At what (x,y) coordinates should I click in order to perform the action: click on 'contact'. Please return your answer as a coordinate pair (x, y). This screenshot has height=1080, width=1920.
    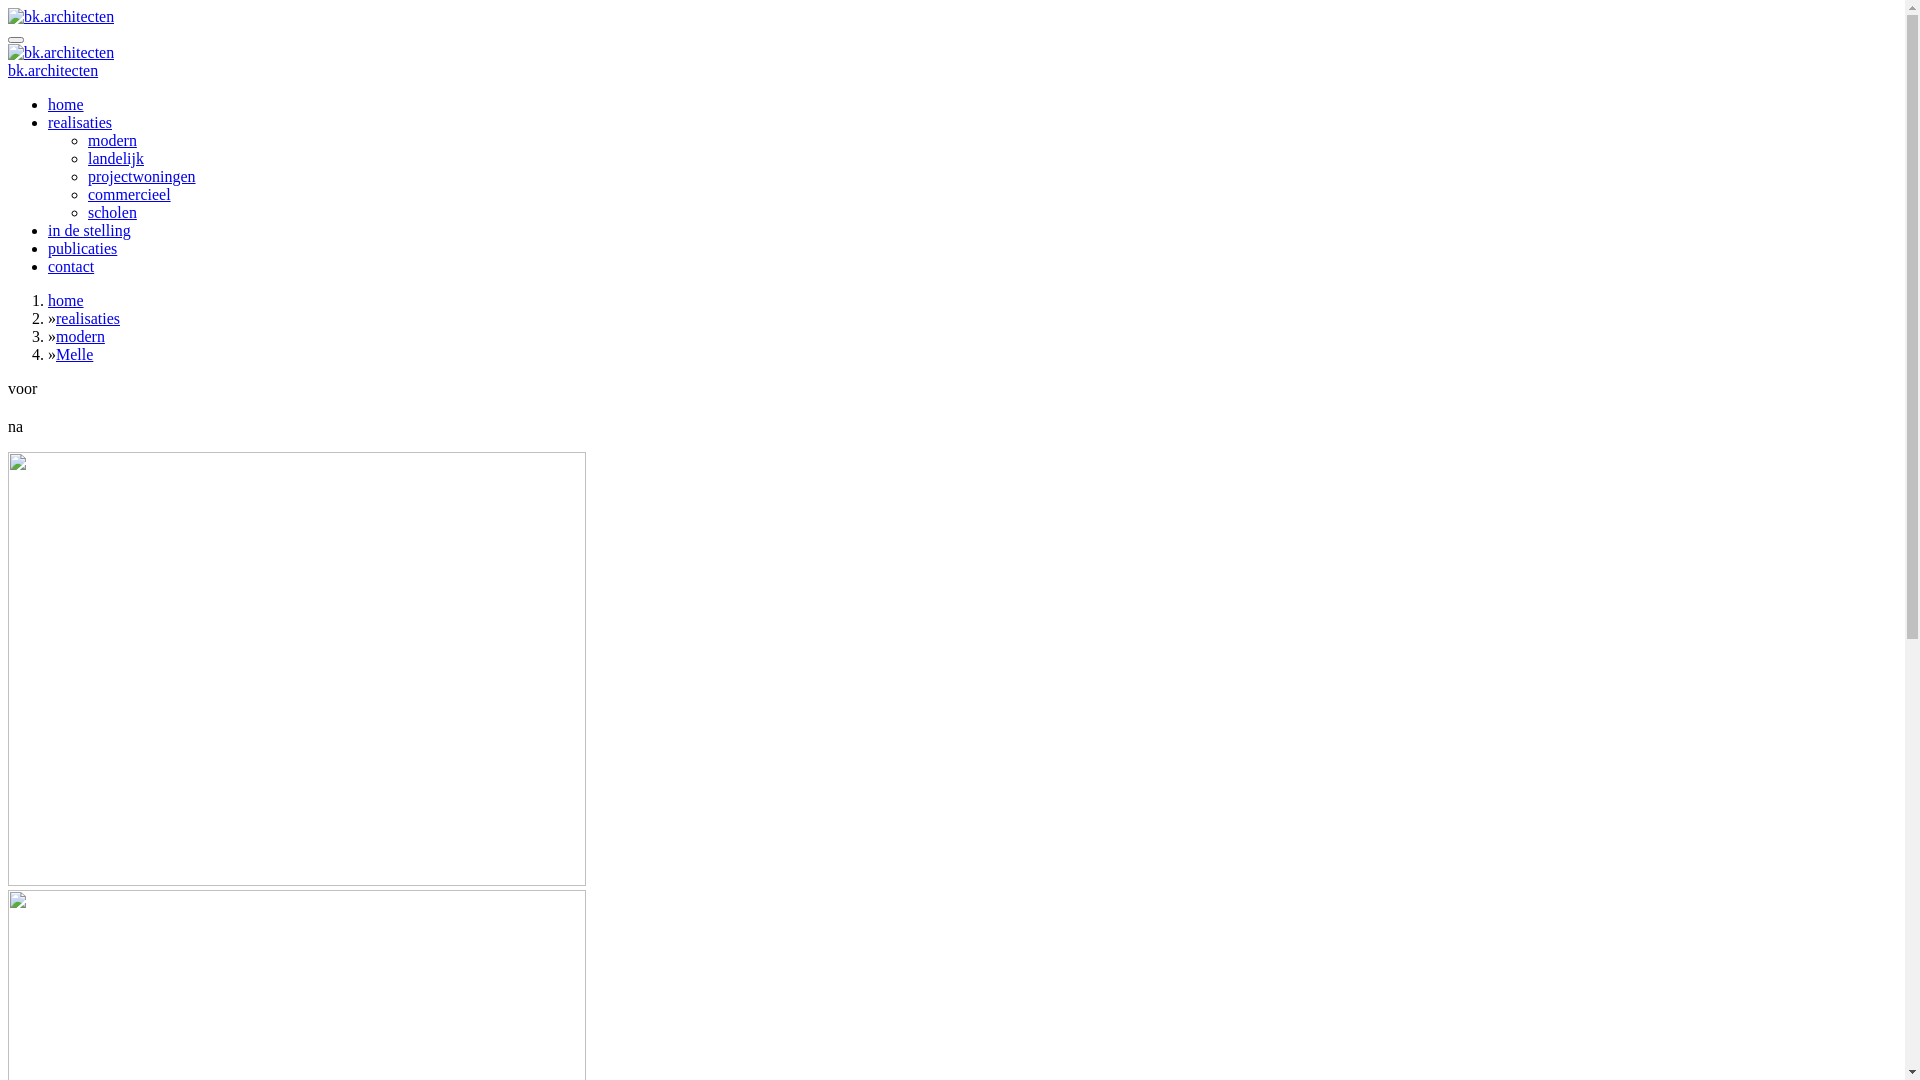
    Looking at the image, I should click on (71, 265).